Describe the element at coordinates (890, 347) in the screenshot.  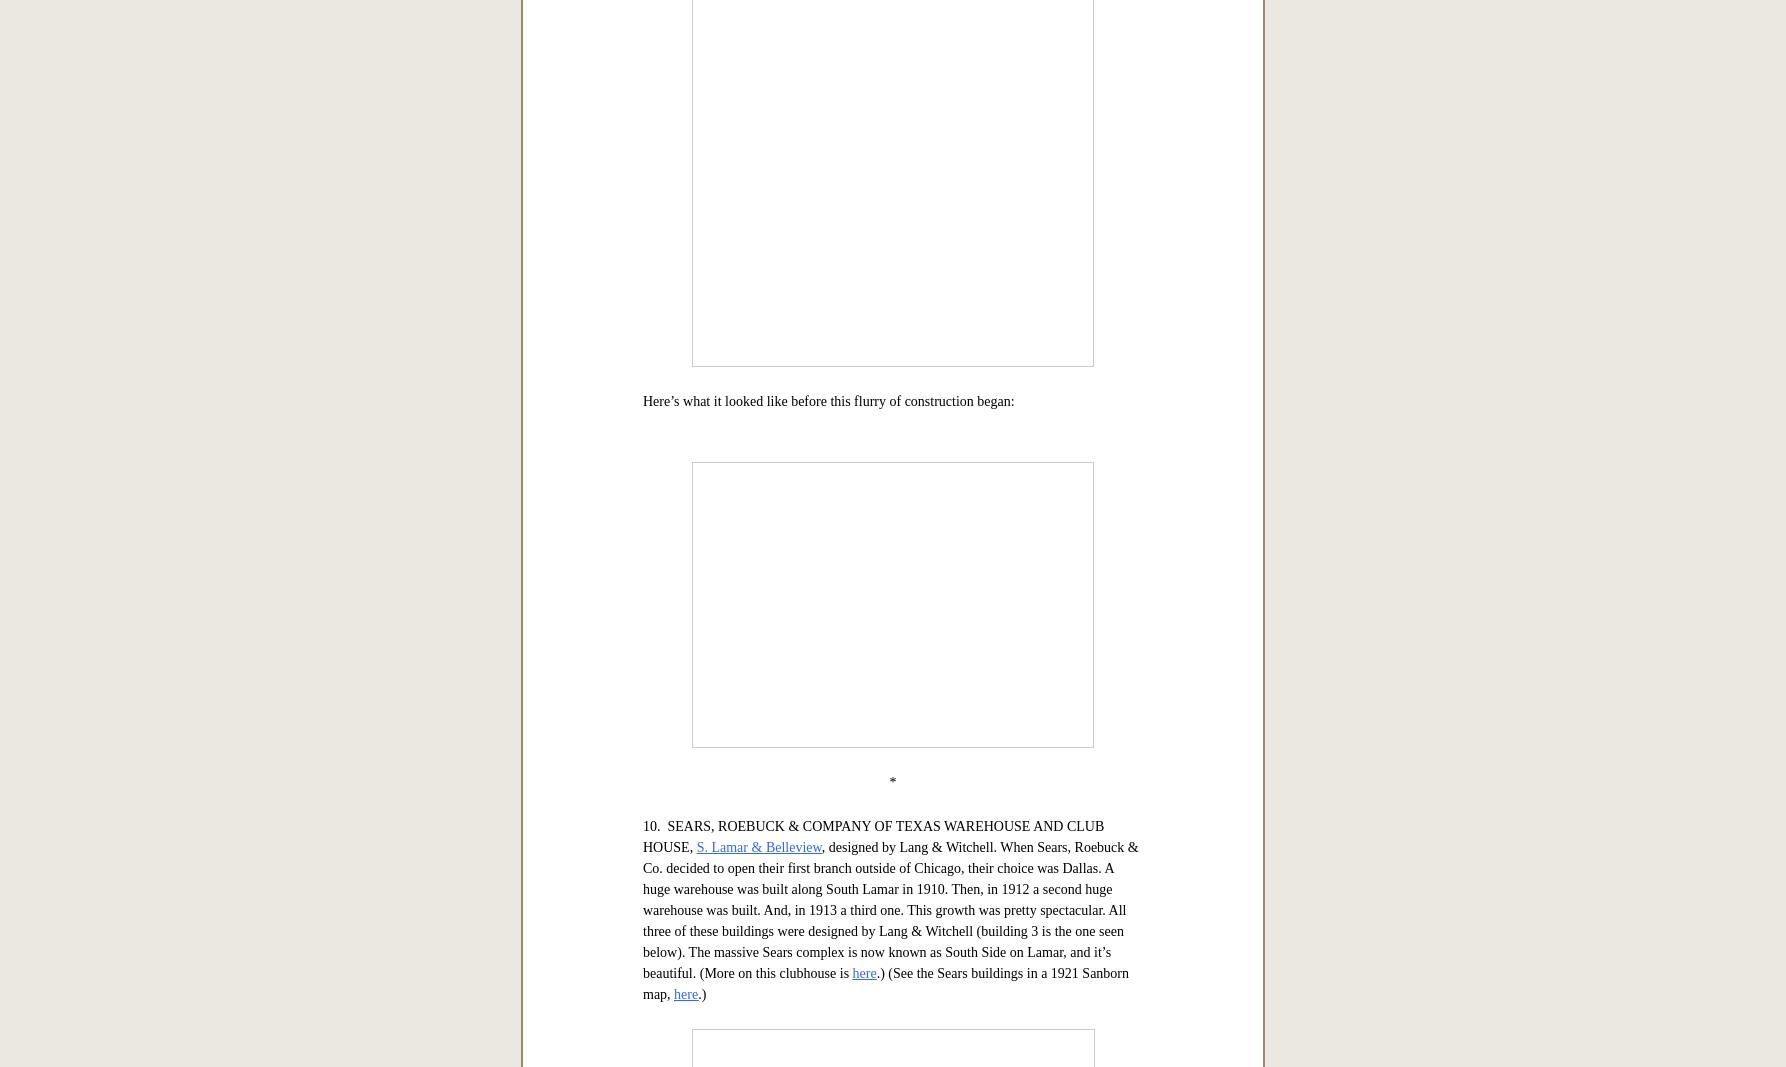
I see `'addition matching the rest of the store was built on the Elm Street side, resulting in a store taking up half a block of prime real estate (they would eventually own the entire block). More than a century later — now as part of El Centro College — the building still looks good. (See it on a 1905 Sanborn map,'` at that location.